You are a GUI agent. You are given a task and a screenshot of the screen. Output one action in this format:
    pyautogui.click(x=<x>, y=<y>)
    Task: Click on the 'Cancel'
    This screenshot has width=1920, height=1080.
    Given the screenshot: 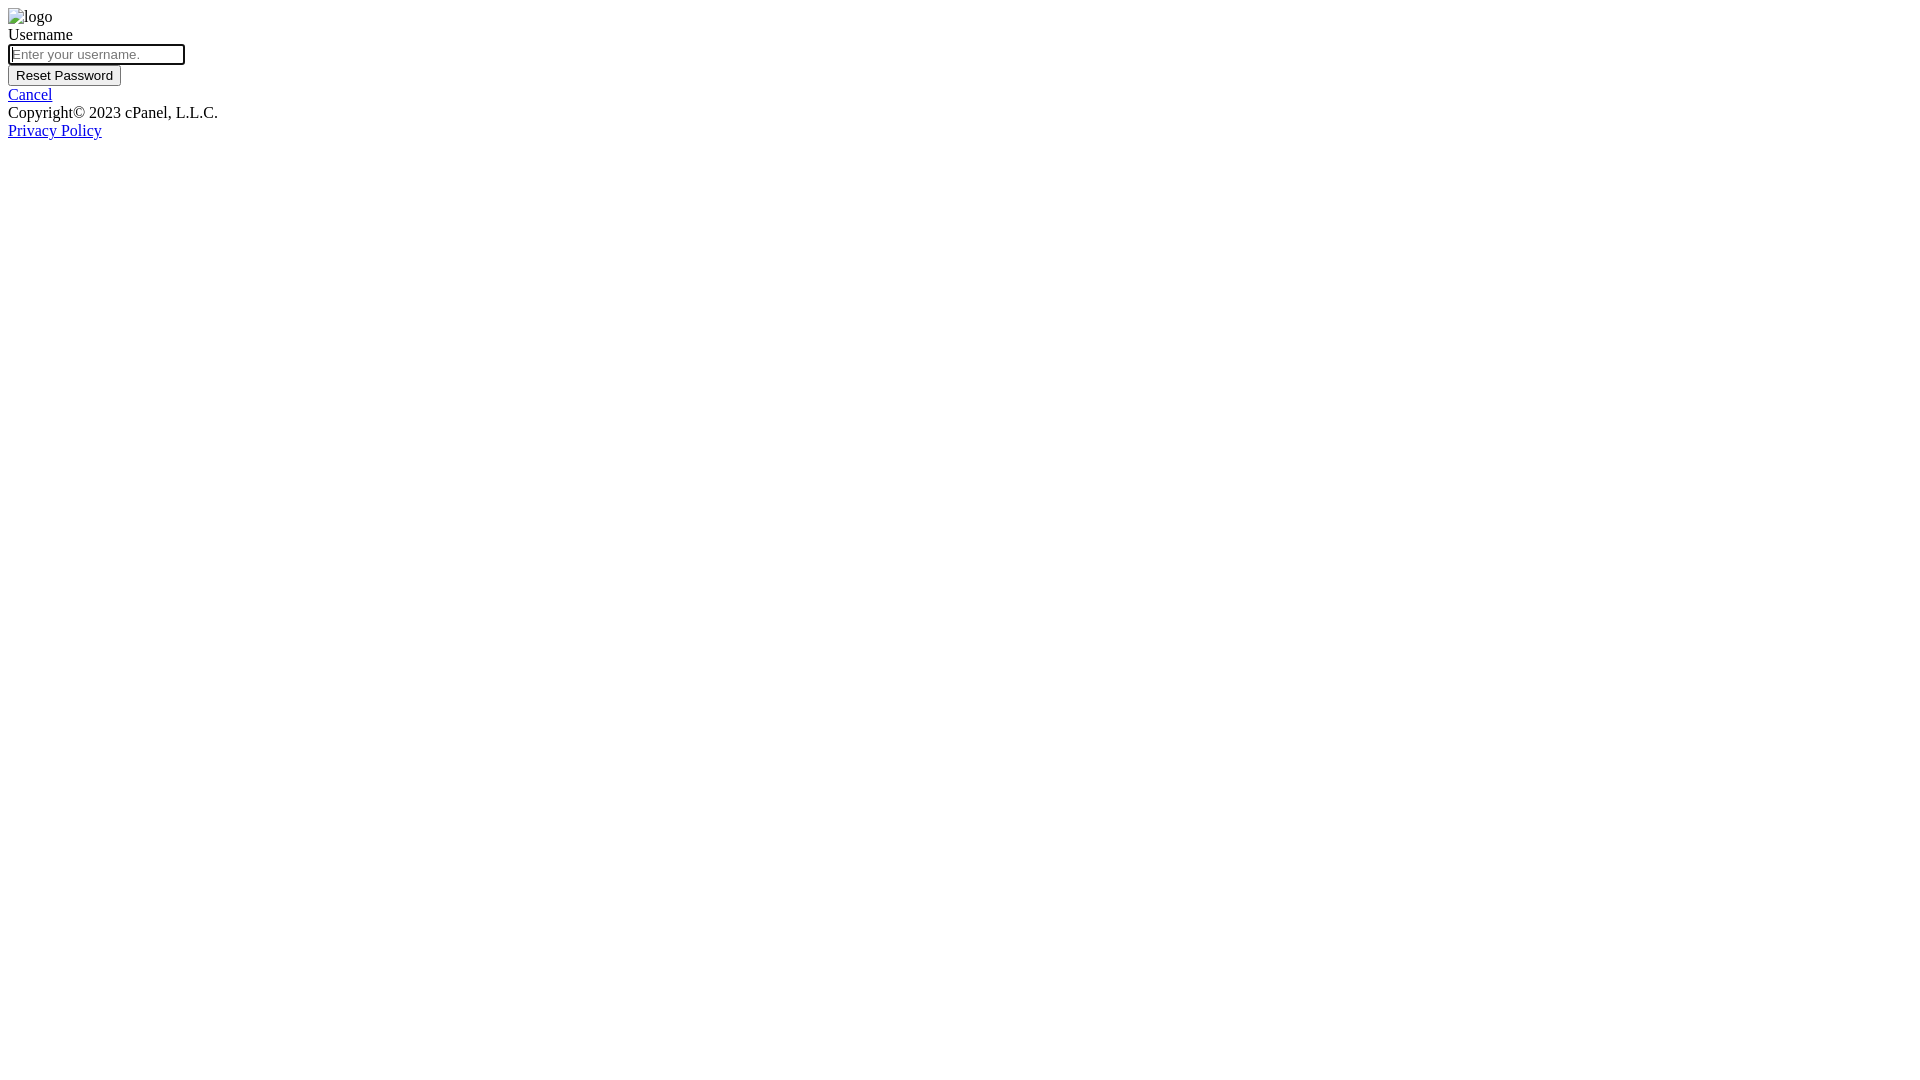 What is the action you would take?
    pyautogui.click(x=8, y=94)
    